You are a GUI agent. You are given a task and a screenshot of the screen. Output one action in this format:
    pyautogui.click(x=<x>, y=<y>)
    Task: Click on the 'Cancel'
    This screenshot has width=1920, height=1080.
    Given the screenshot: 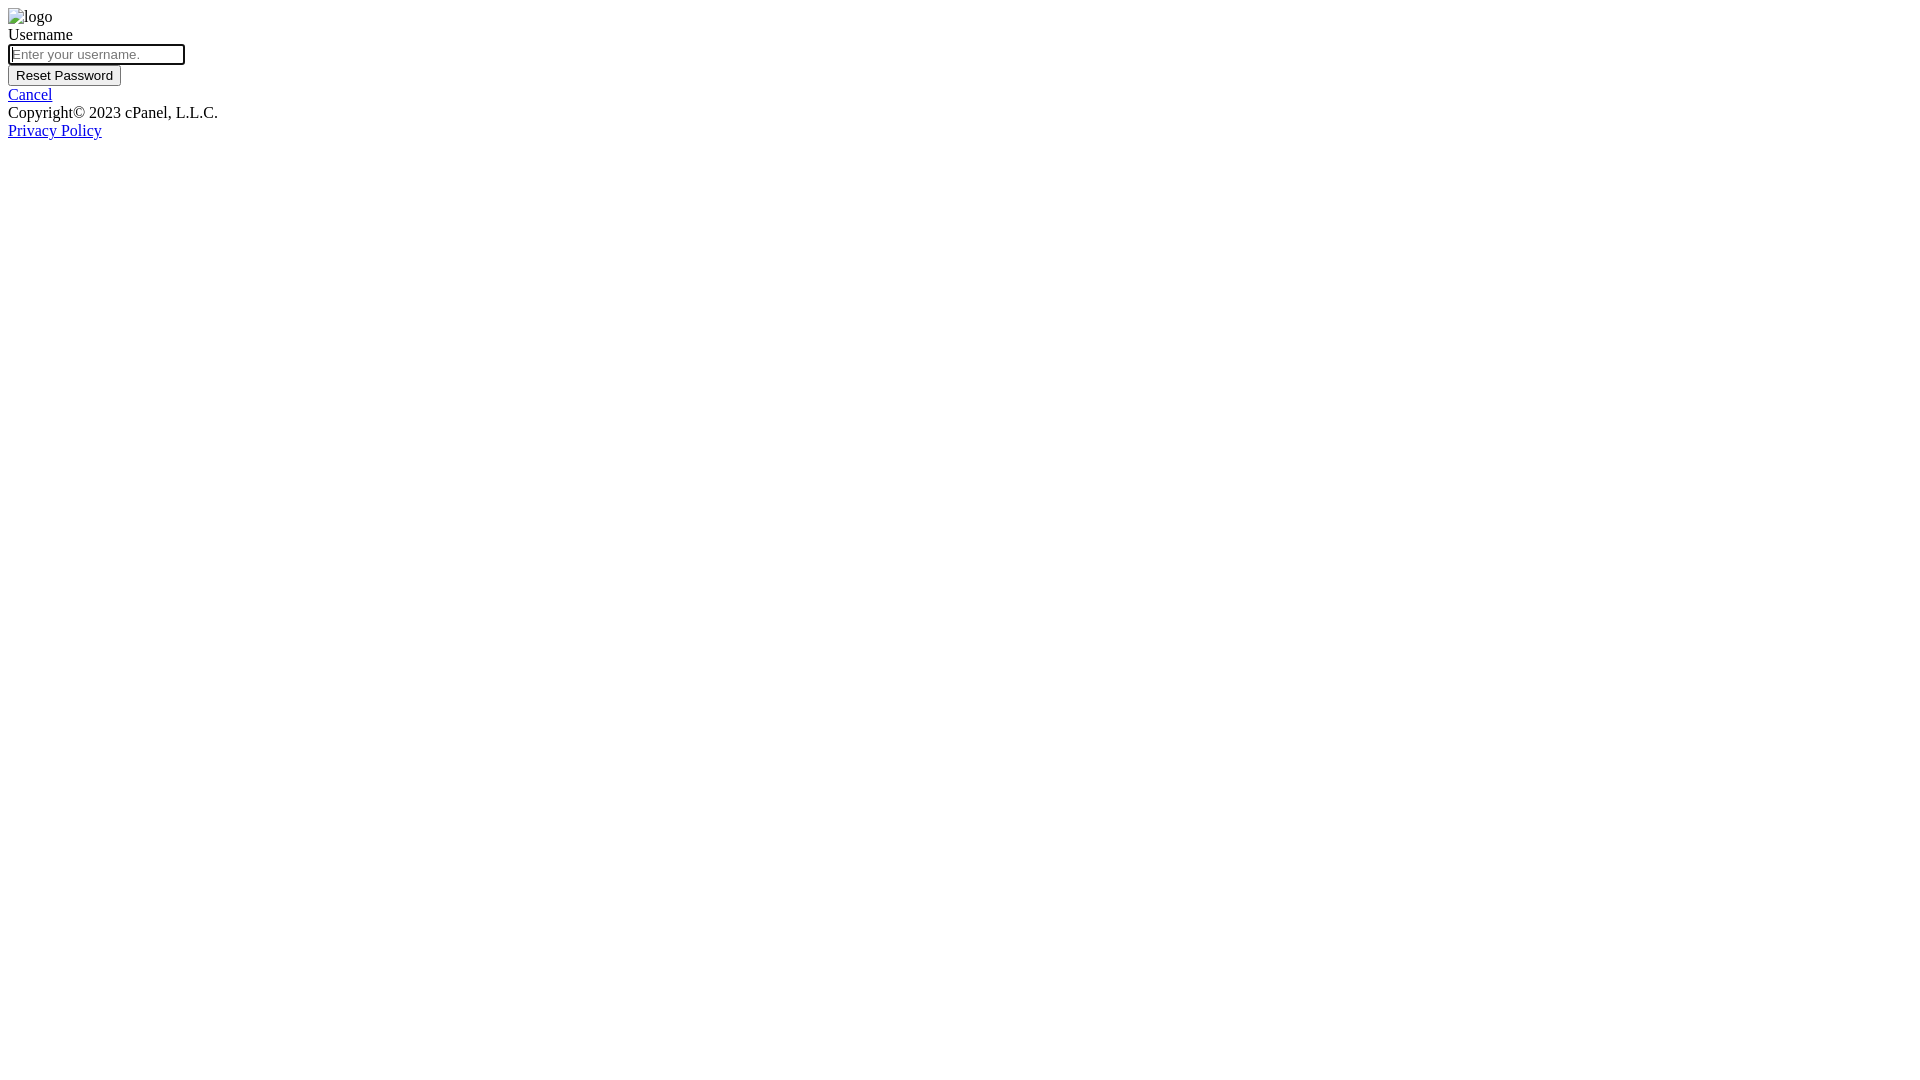 What is the action you would take?
    pyautogui.click(x=8, y=94)
    